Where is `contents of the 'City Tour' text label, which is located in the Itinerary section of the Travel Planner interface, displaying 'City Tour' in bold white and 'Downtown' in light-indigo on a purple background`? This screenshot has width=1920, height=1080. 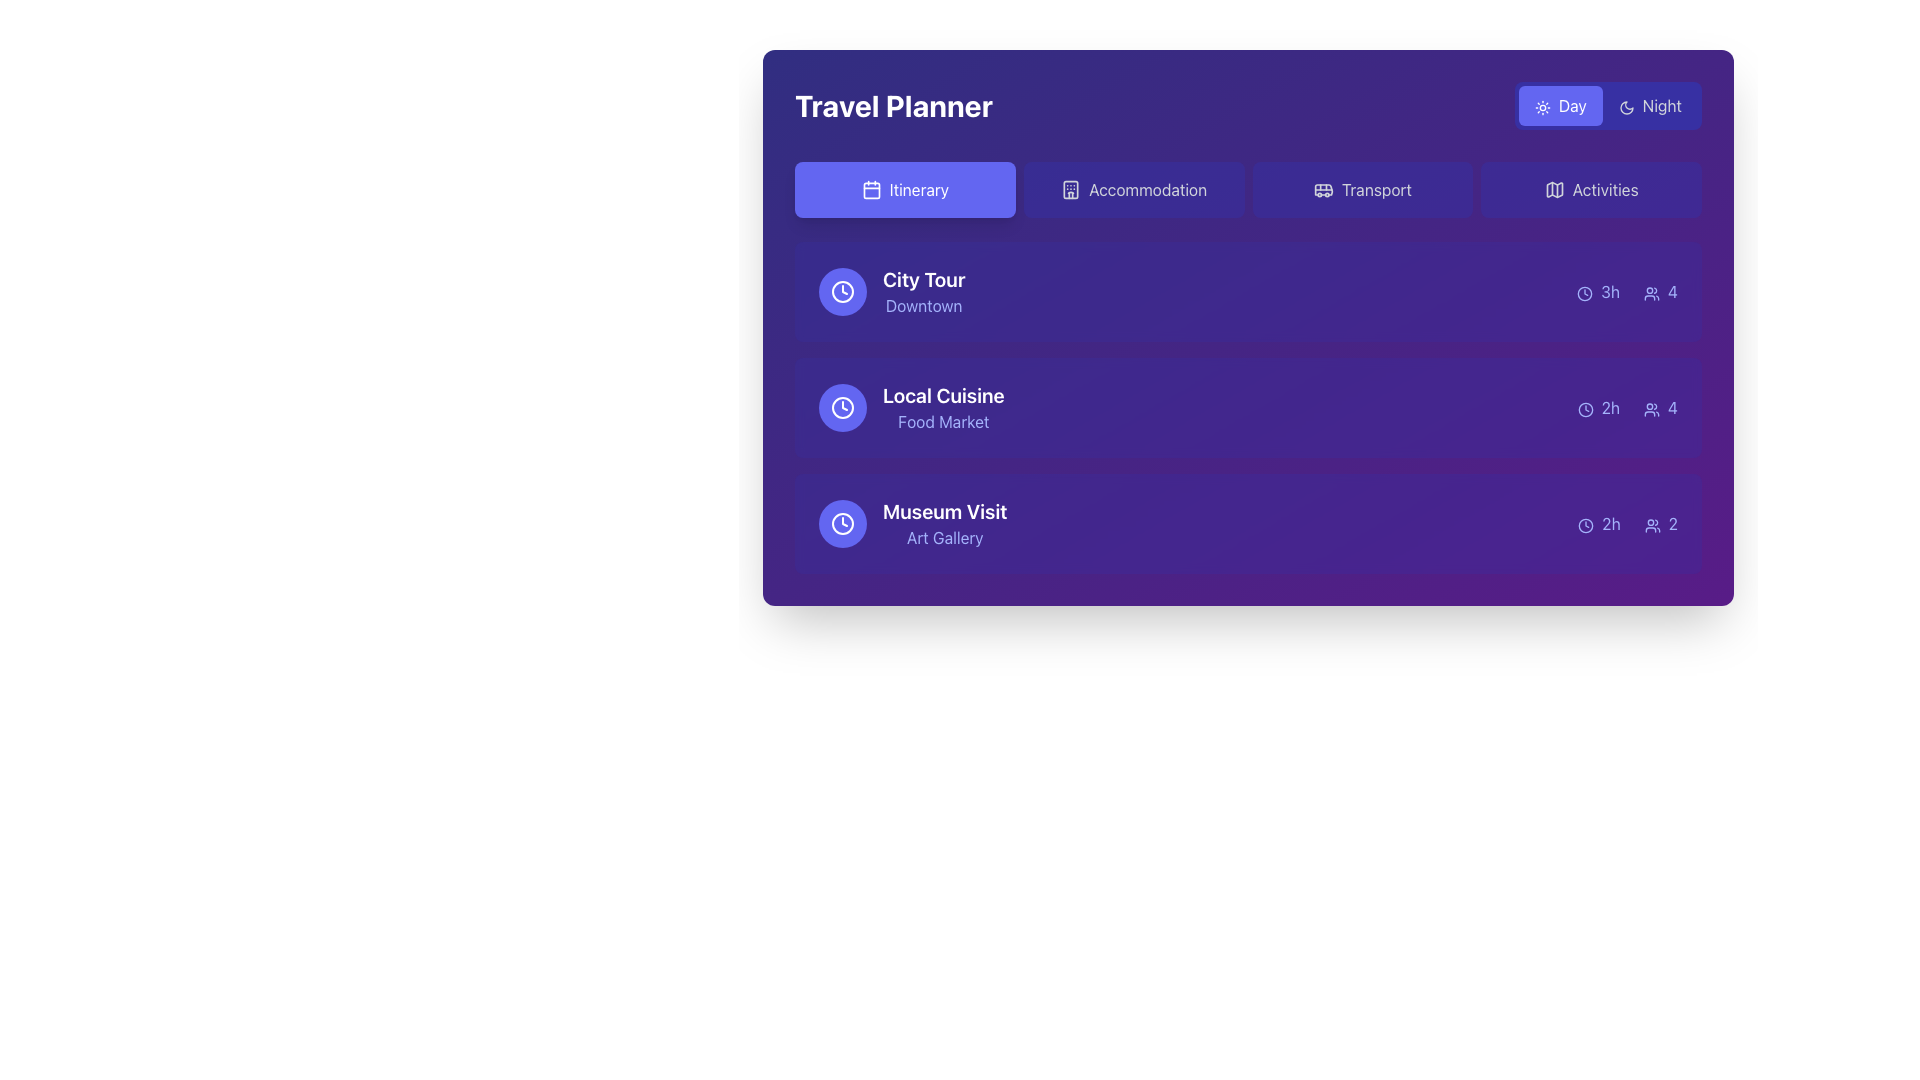
contents of the 'City Tour' text label, which is located in the Itinerary section of the Travel Planner interface, displaying 'City Tour' in bold white and 'Downtown' in light-indigo on a purple background is located at coordinates (923, 292).